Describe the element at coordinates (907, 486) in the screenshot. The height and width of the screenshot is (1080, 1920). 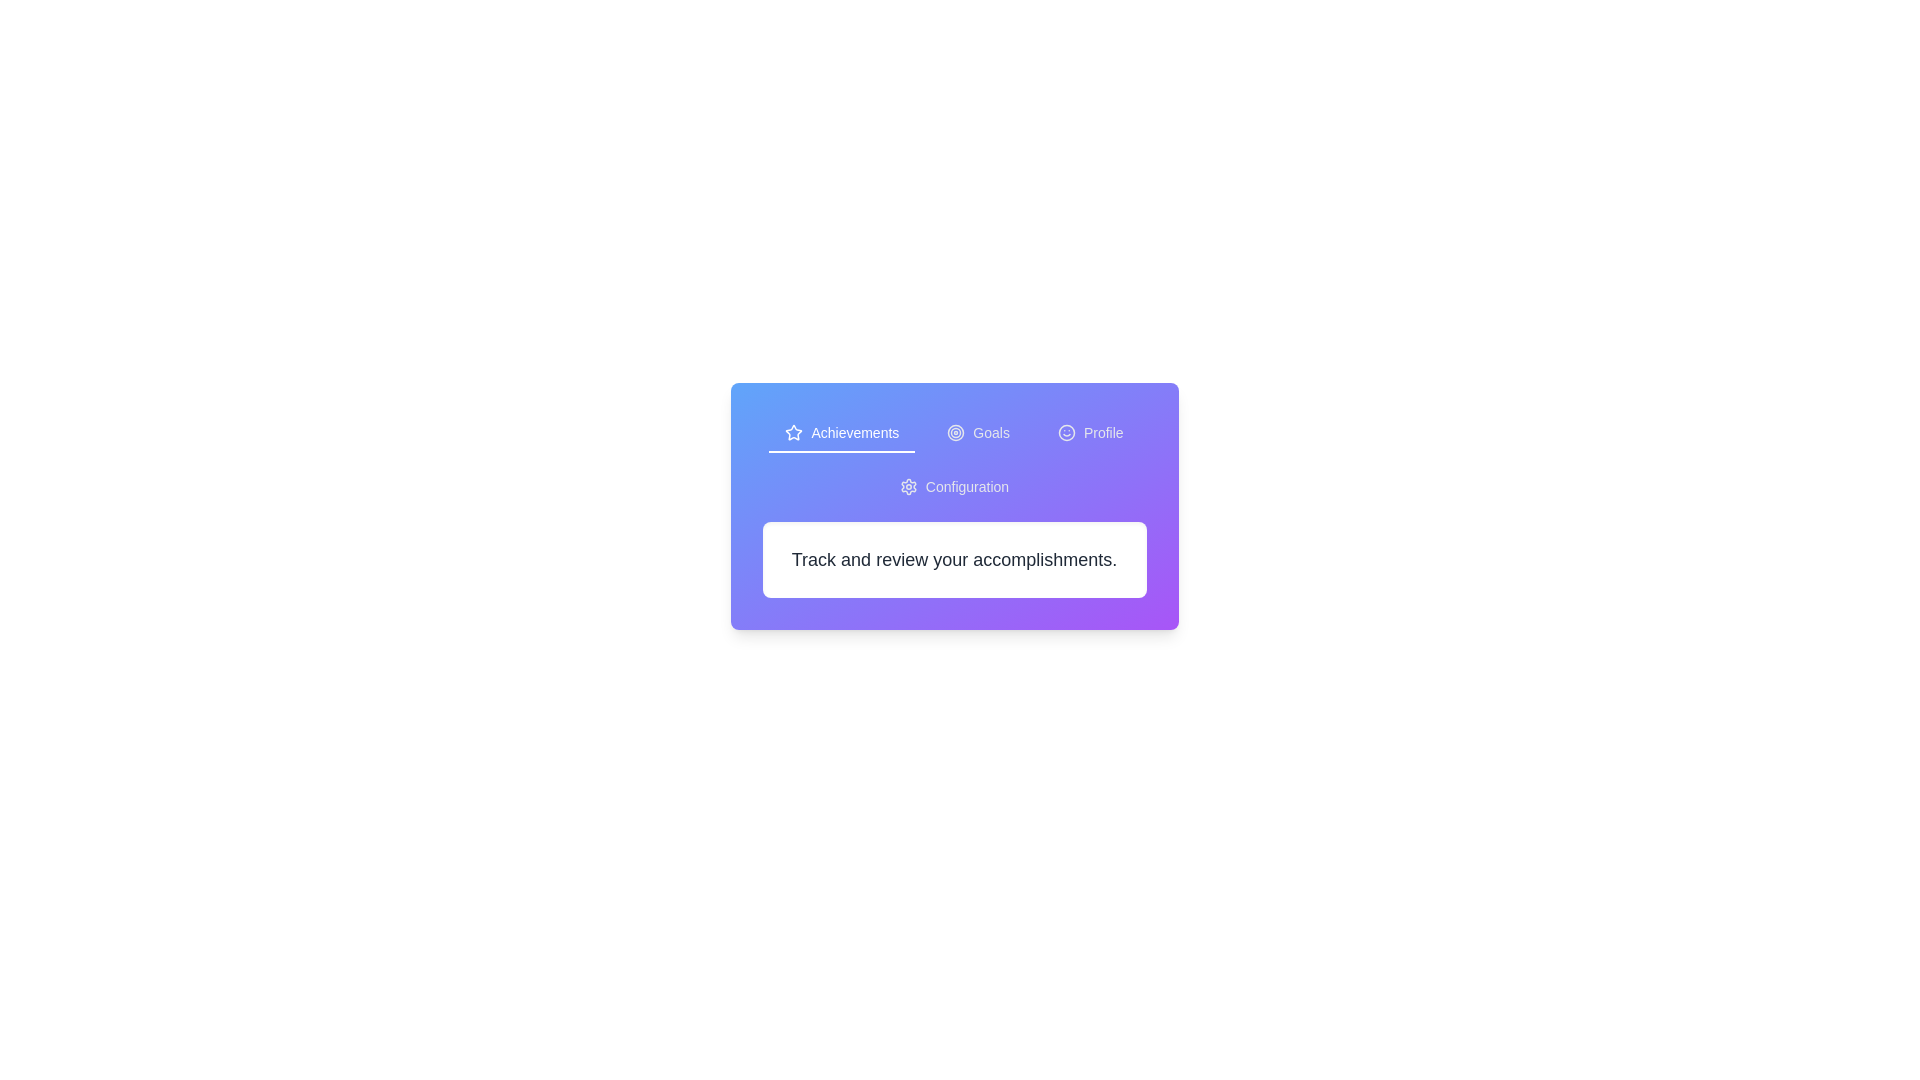
I see `the icon associated with the Configuration tab to verify its functionality` at that location.